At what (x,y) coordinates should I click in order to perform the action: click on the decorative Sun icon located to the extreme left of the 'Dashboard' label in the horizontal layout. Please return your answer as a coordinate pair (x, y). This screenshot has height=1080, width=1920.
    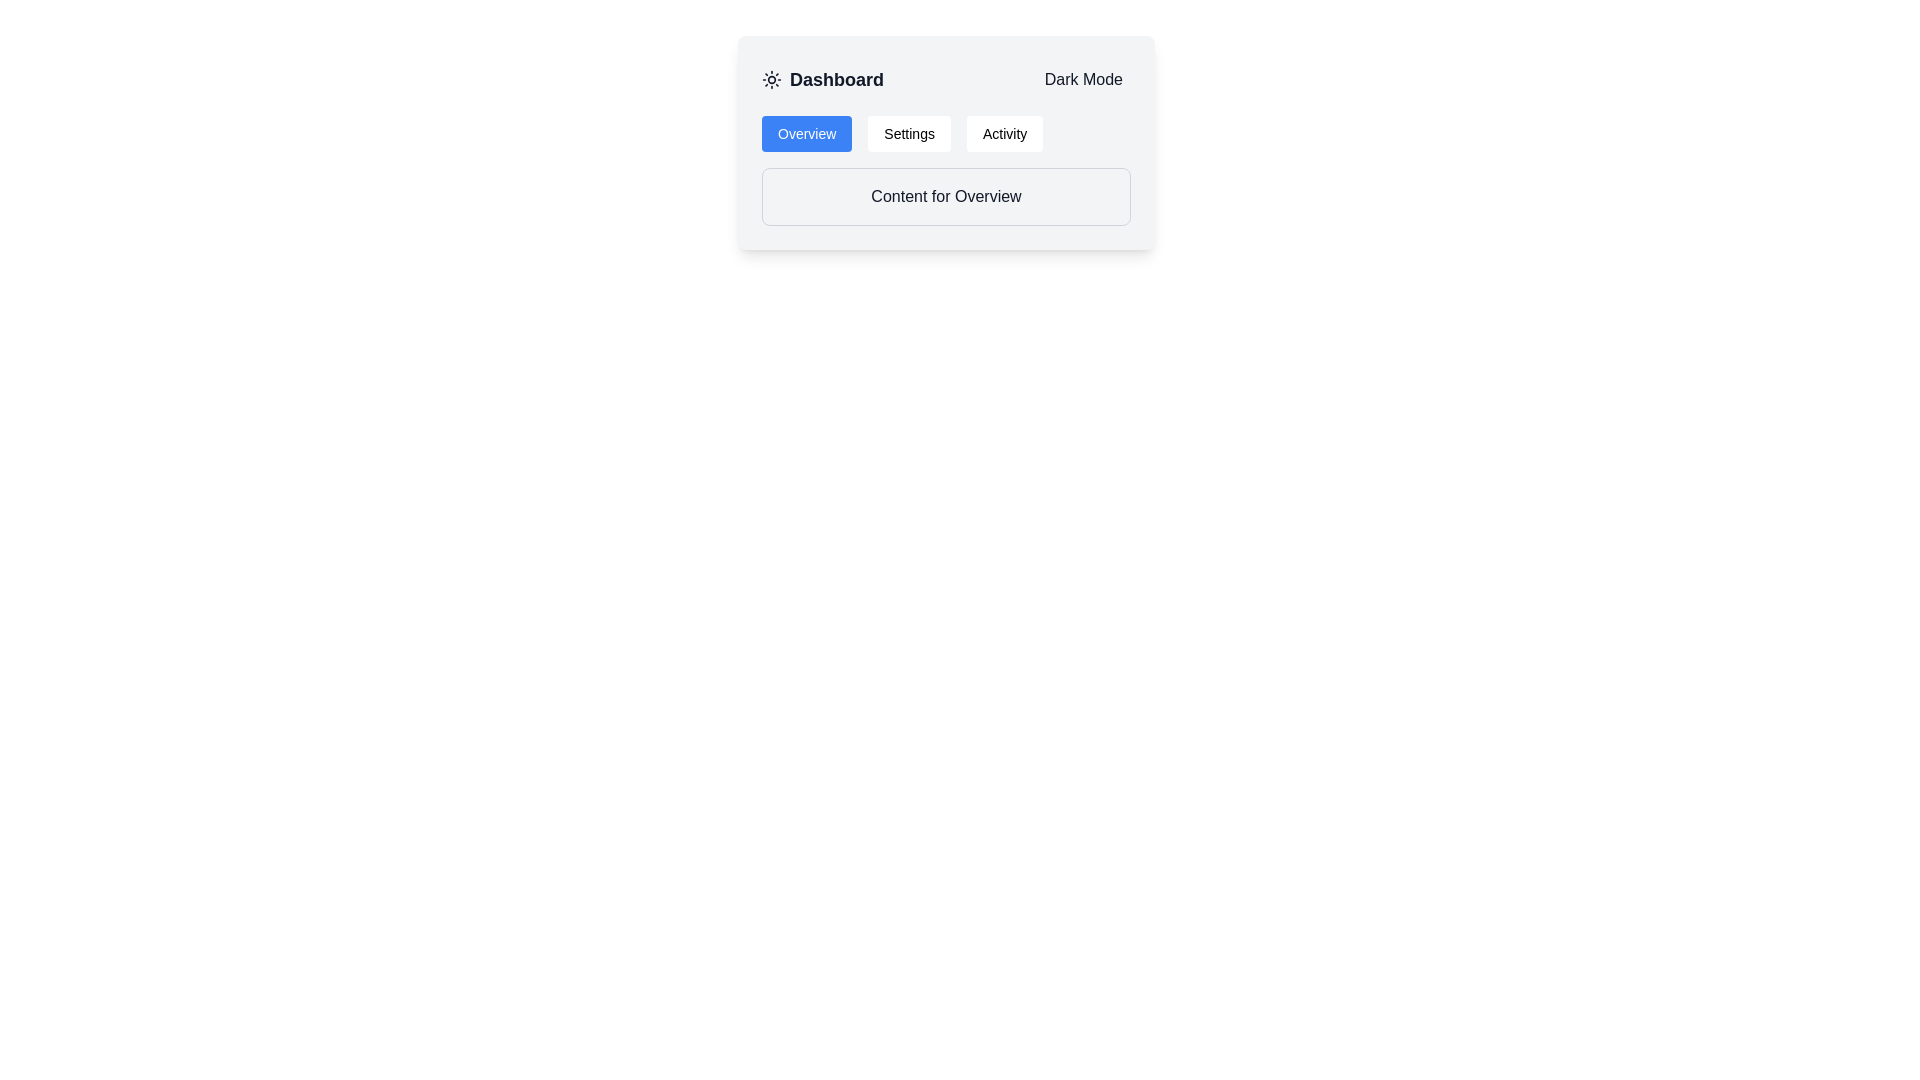
    Looking at the image, I should click on (771, 79).